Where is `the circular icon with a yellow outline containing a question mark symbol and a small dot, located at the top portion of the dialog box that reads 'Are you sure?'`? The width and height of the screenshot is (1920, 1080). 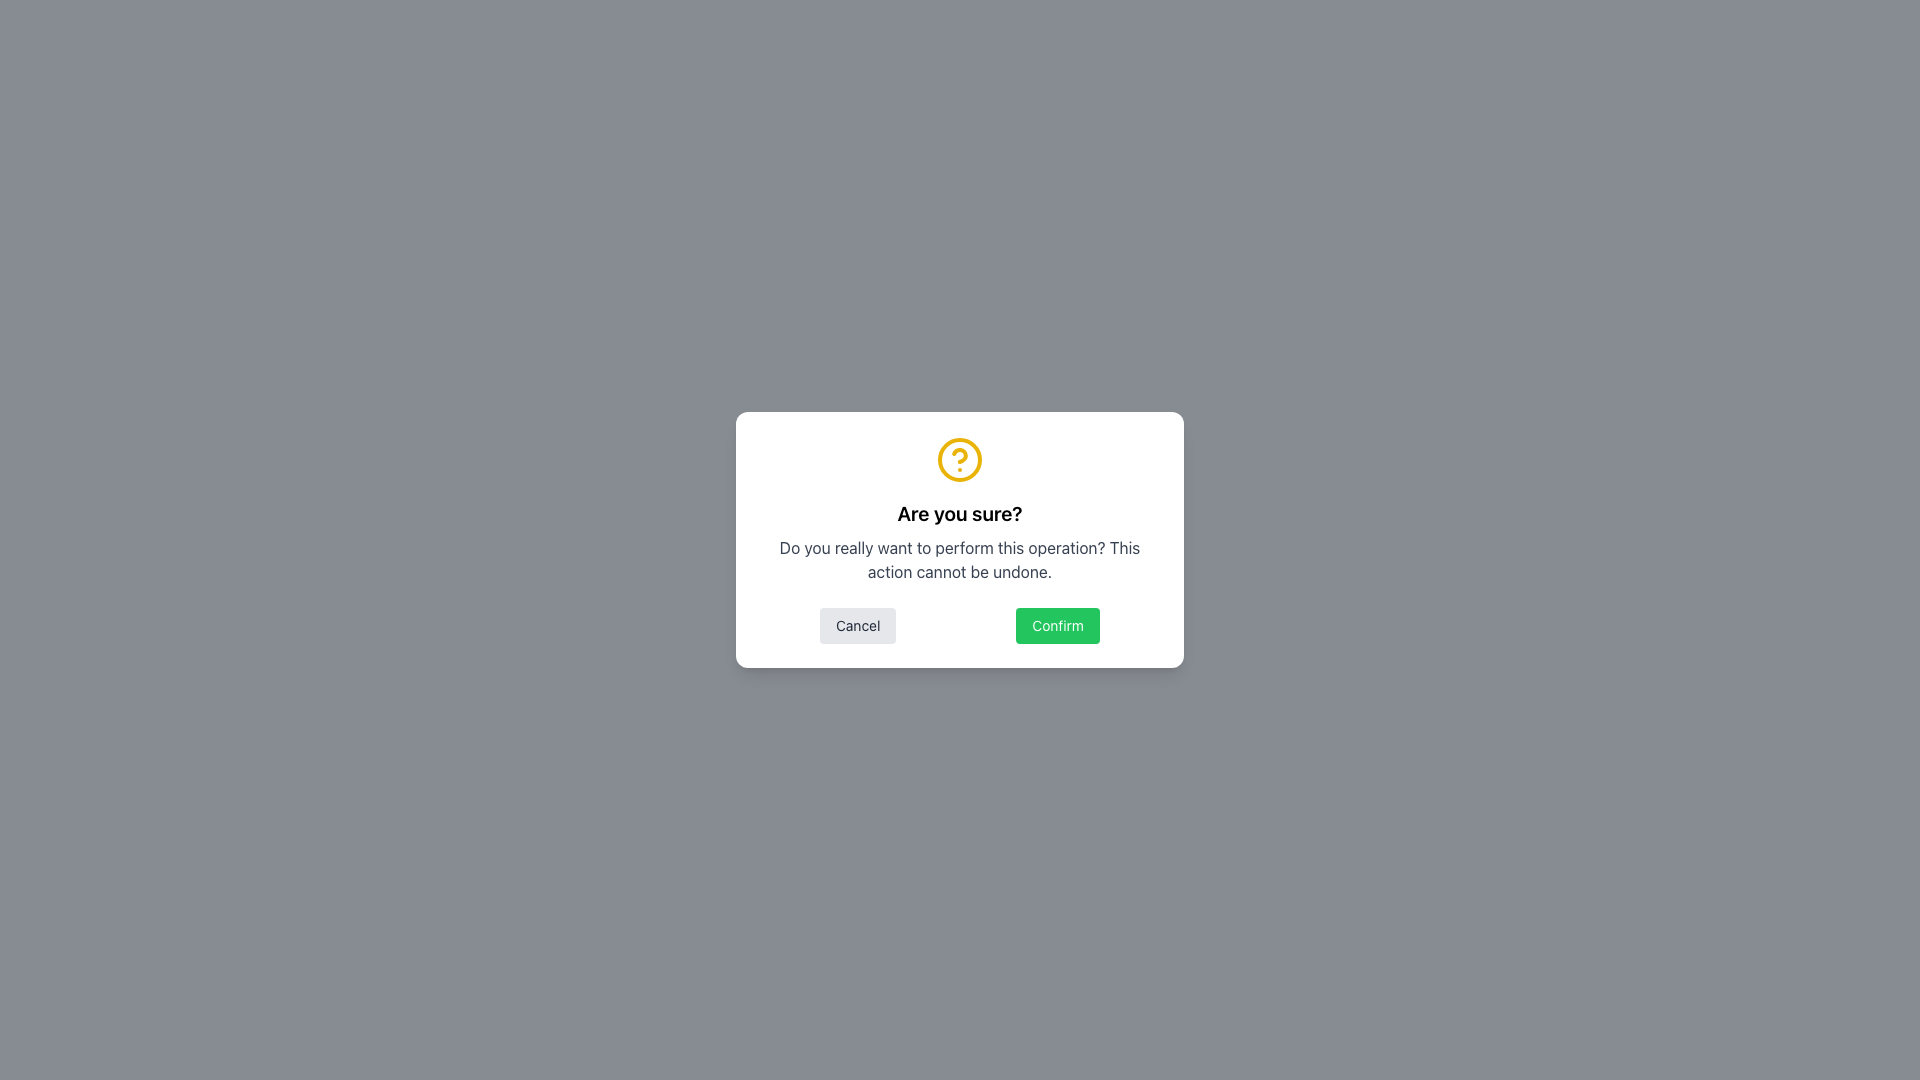 the circular icon with a yellow outline containing a question mark symbol and a small dot, located at the top portion of the dialog box that reads 'Are you sure?' is located at coordinates (960, 459).